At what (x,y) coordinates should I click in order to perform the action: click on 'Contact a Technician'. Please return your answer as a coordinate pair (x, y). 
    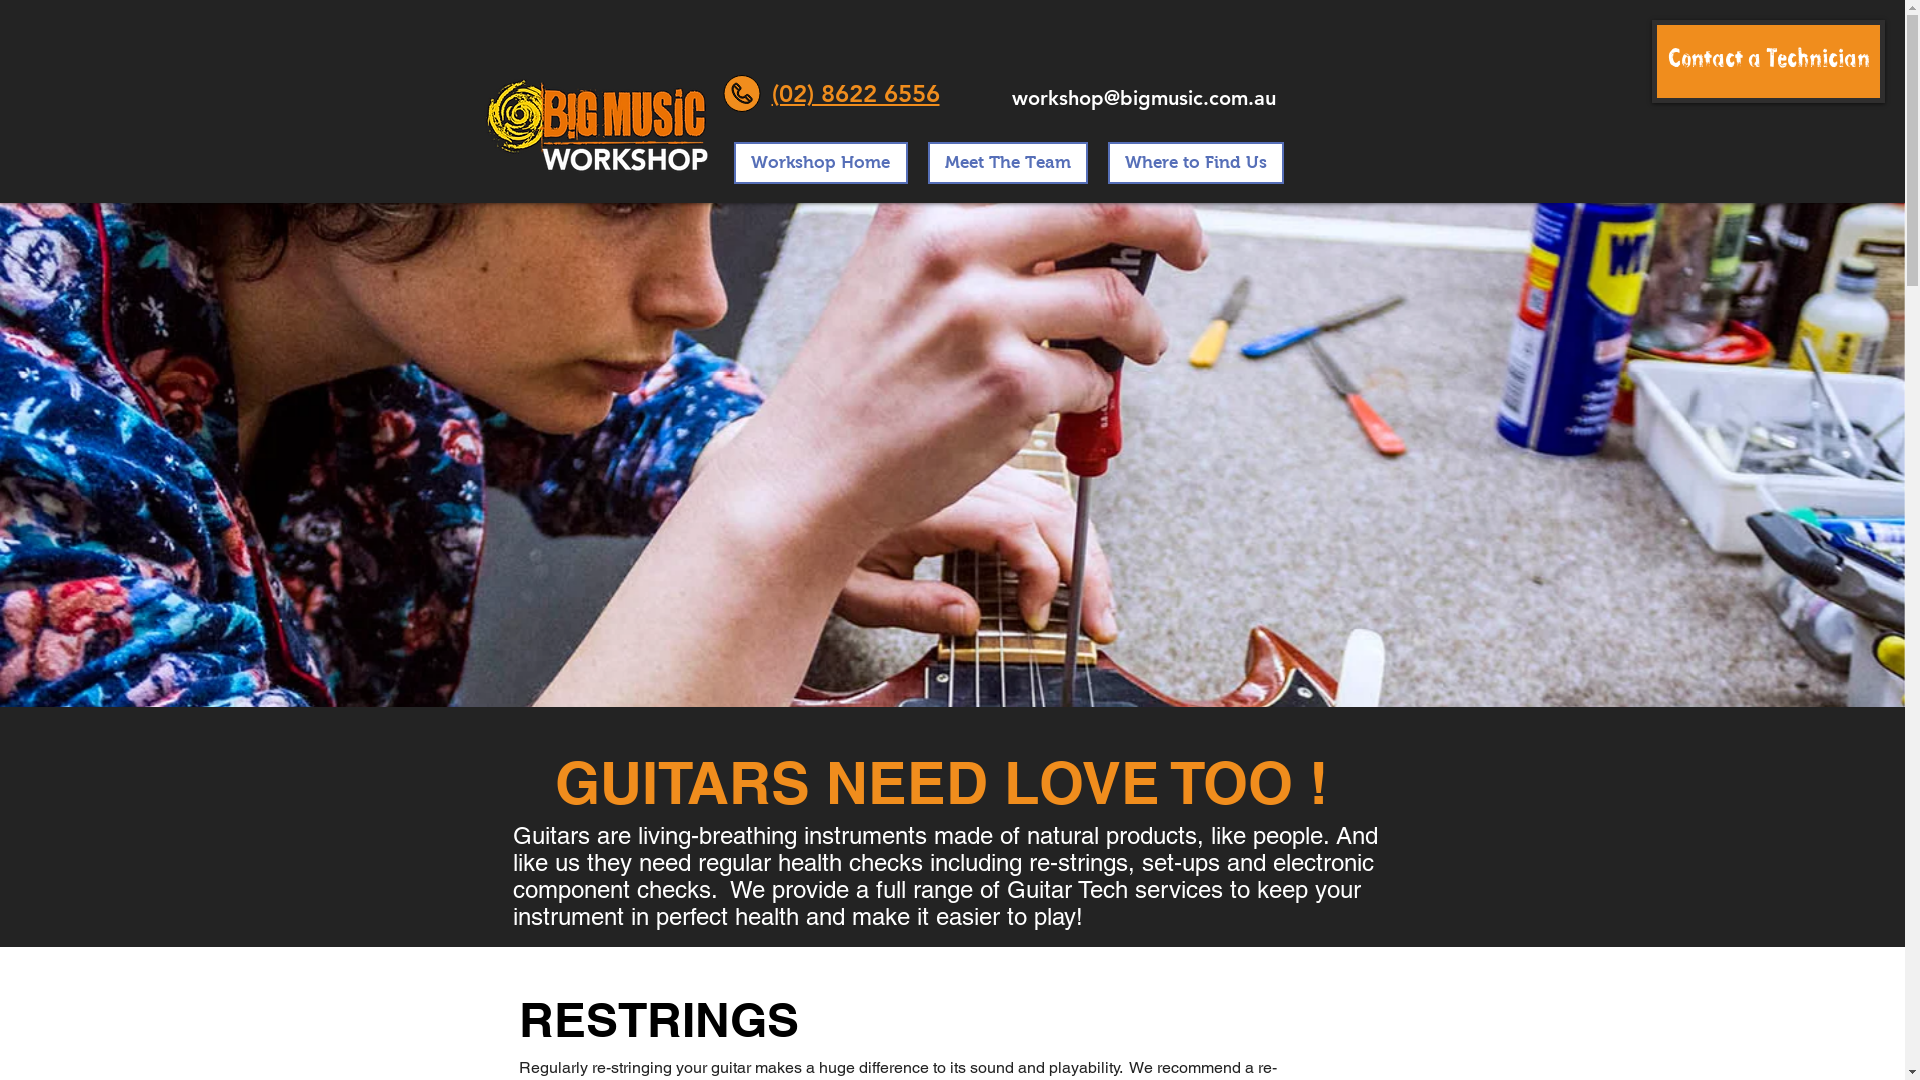
    Looking at the image, I should click on (1768, 60).